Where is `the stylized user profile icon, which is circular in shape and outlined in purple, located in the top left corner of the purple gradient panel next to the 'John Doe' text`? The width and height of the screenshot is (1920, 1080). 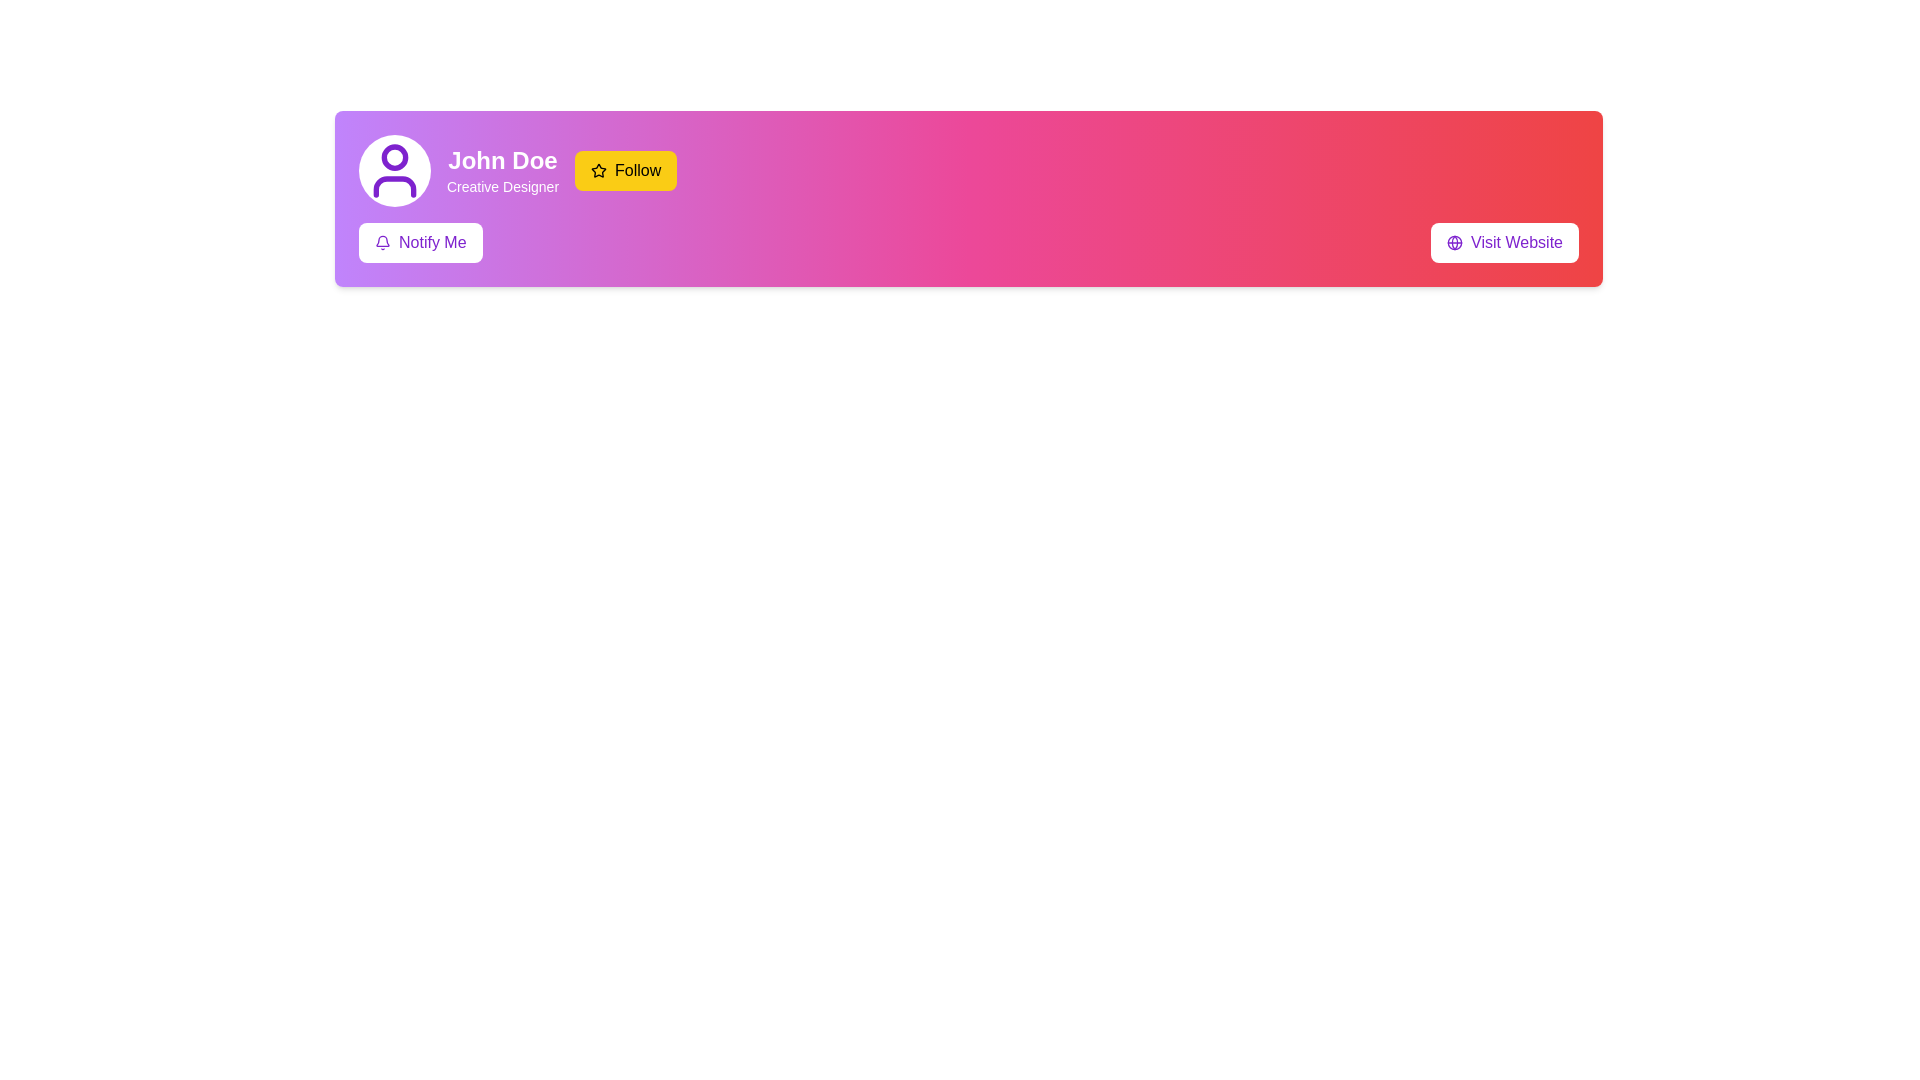 the stylized user profile icon, which is circular in shape and outlined in purple, located in the top left corner of the purple gradient panel next to the 'John Doe' text is located at coordinates (394, 169).